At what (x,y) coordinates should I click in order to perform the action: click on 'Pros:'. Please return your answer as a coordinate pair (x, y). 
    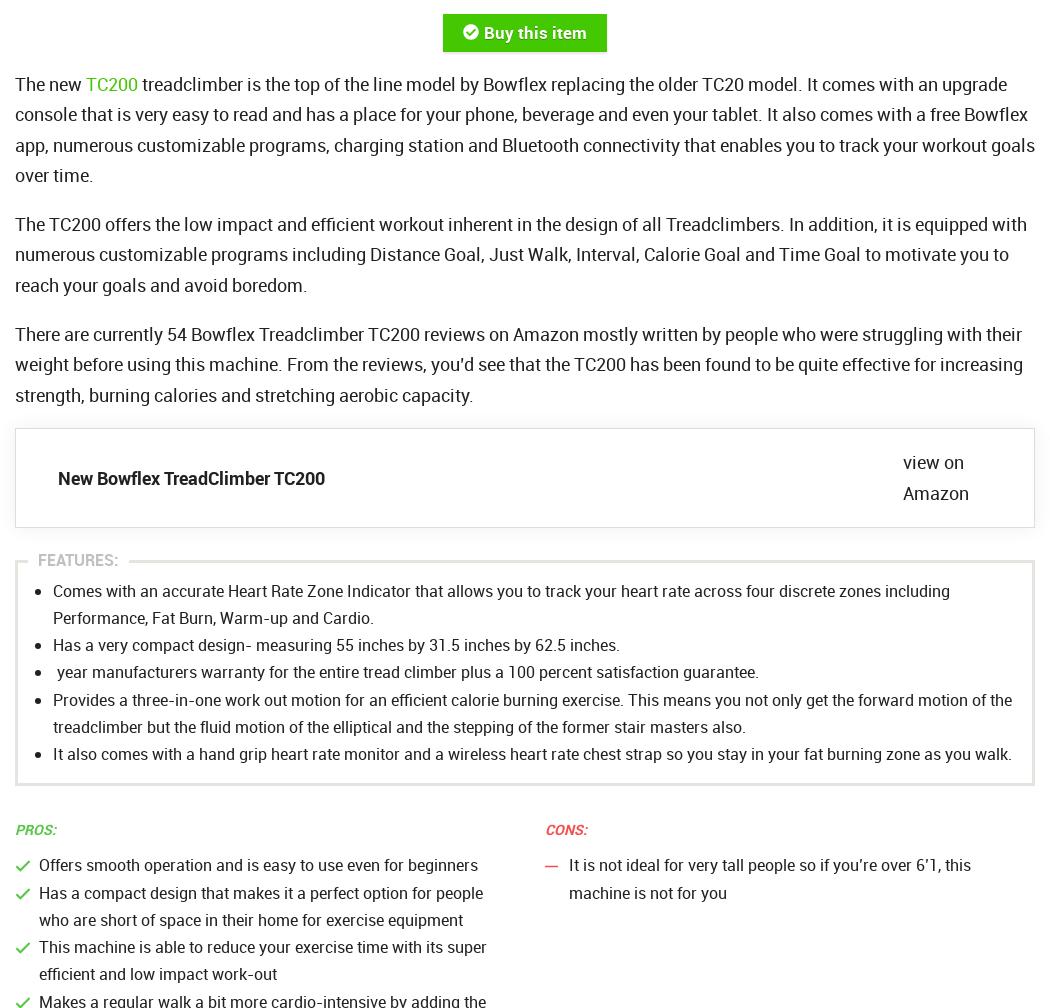
    Looking at the image, I should click on (35, 829).